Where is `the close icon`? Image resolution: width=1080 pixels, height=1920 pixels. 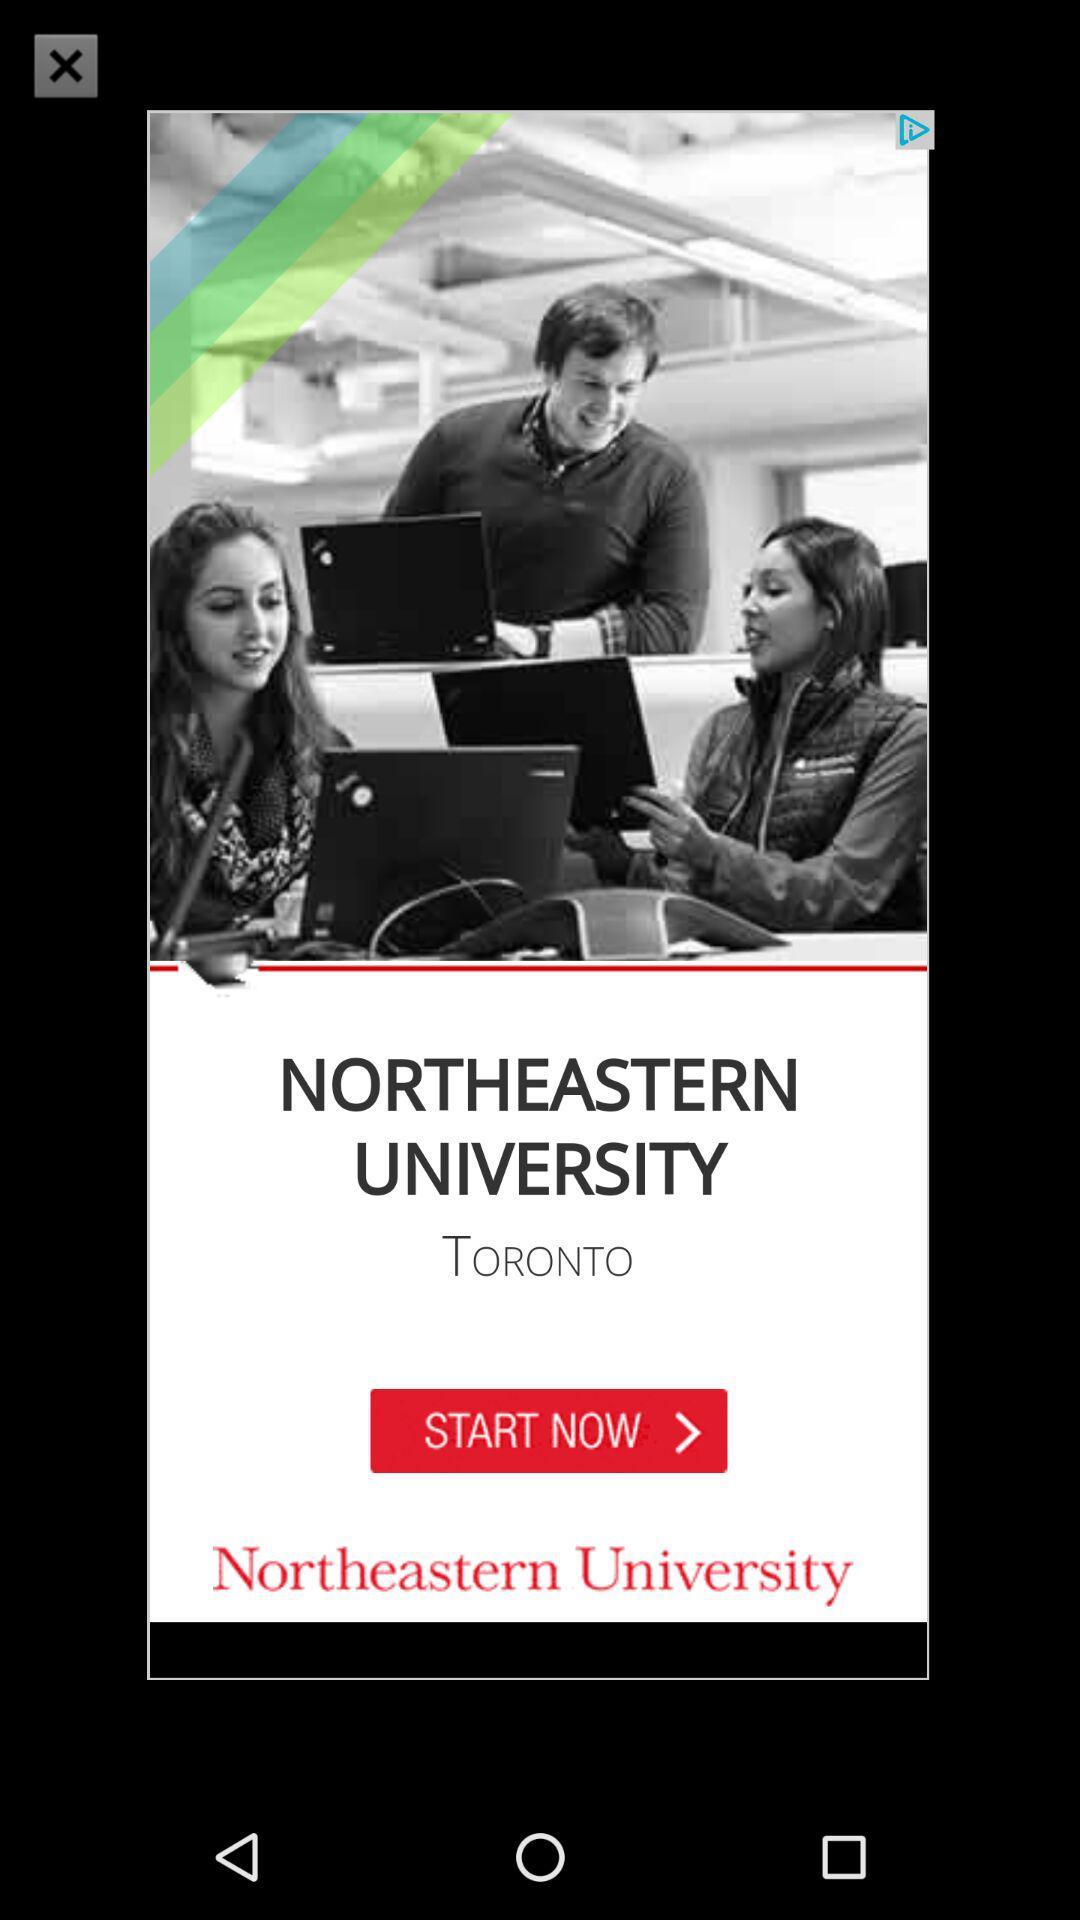 the close icon is located at coordinates (77, 83).